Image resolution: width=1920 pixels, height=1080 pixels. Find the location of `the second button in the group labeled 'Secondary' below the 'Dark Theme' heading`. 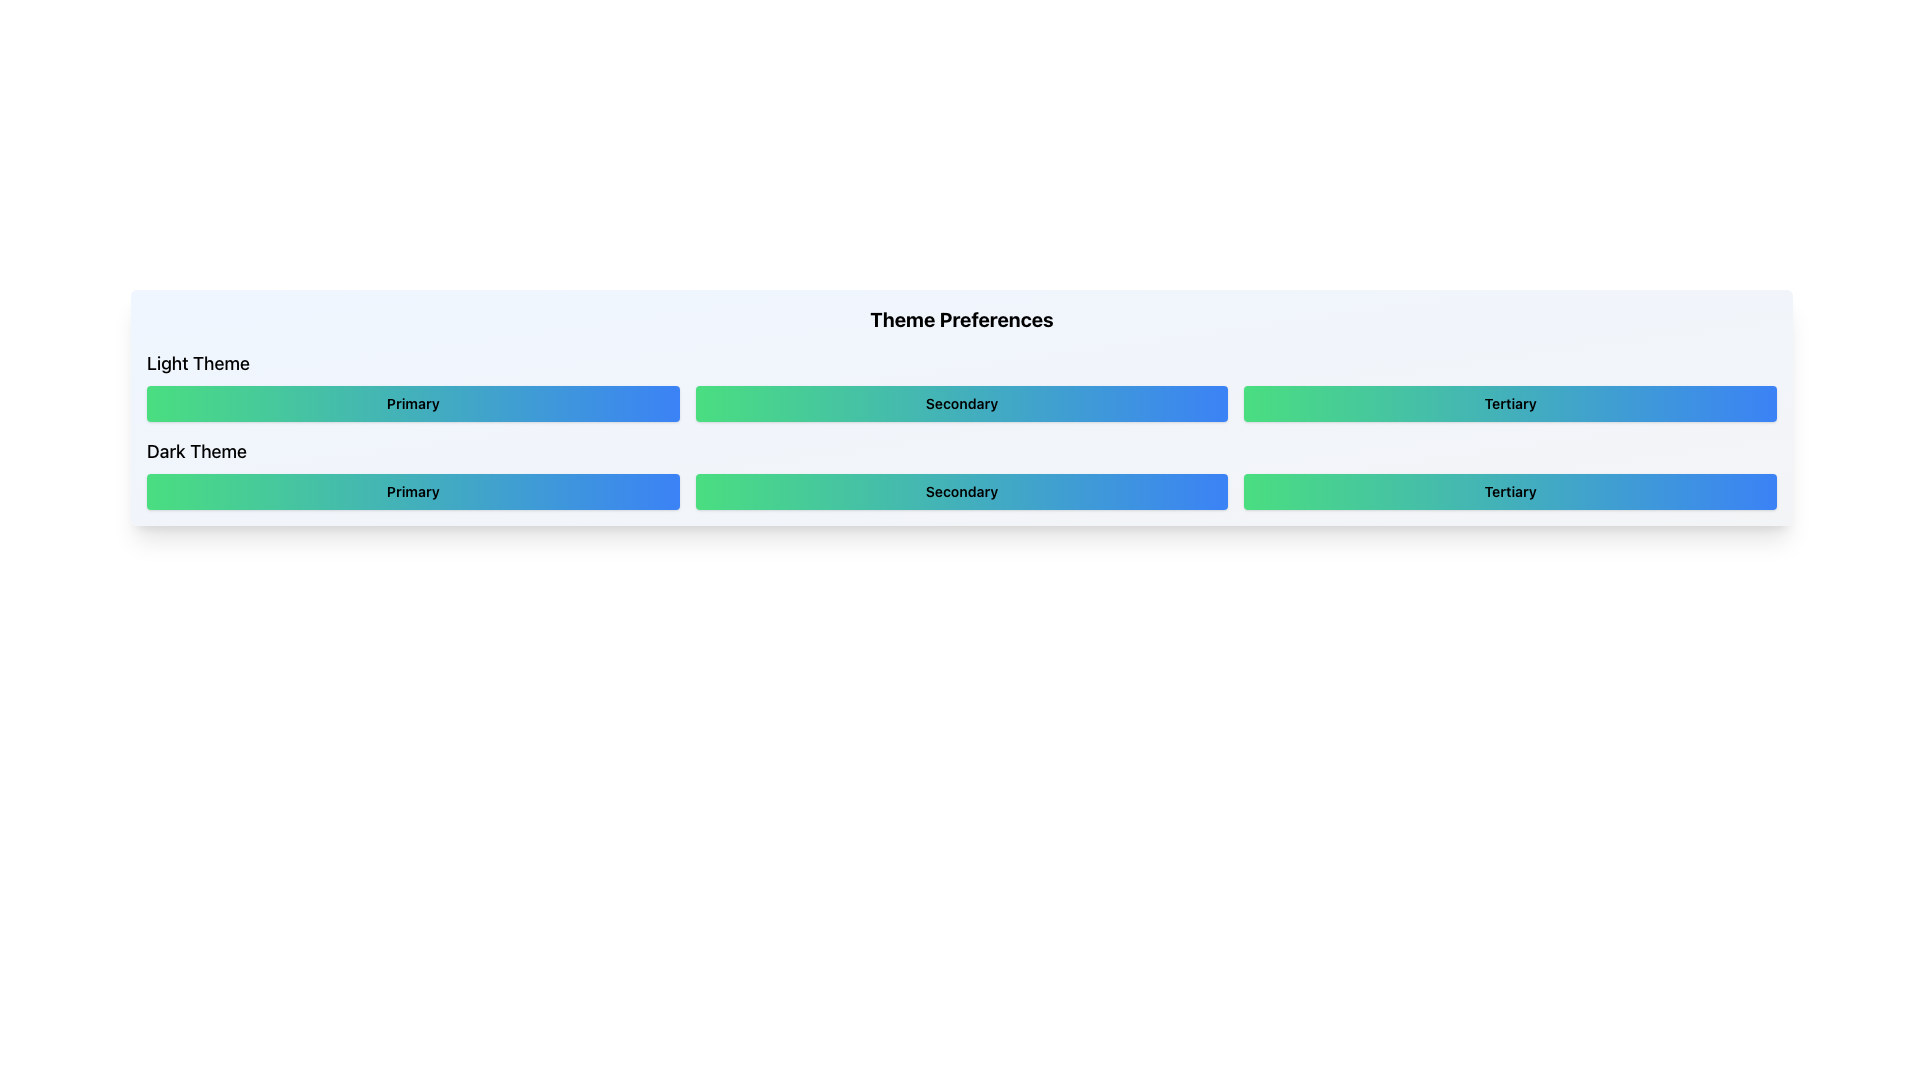

the second button in the group labeled 'Secondary' below the 'Dark Theme' heading is located at coordinates (961, 492).